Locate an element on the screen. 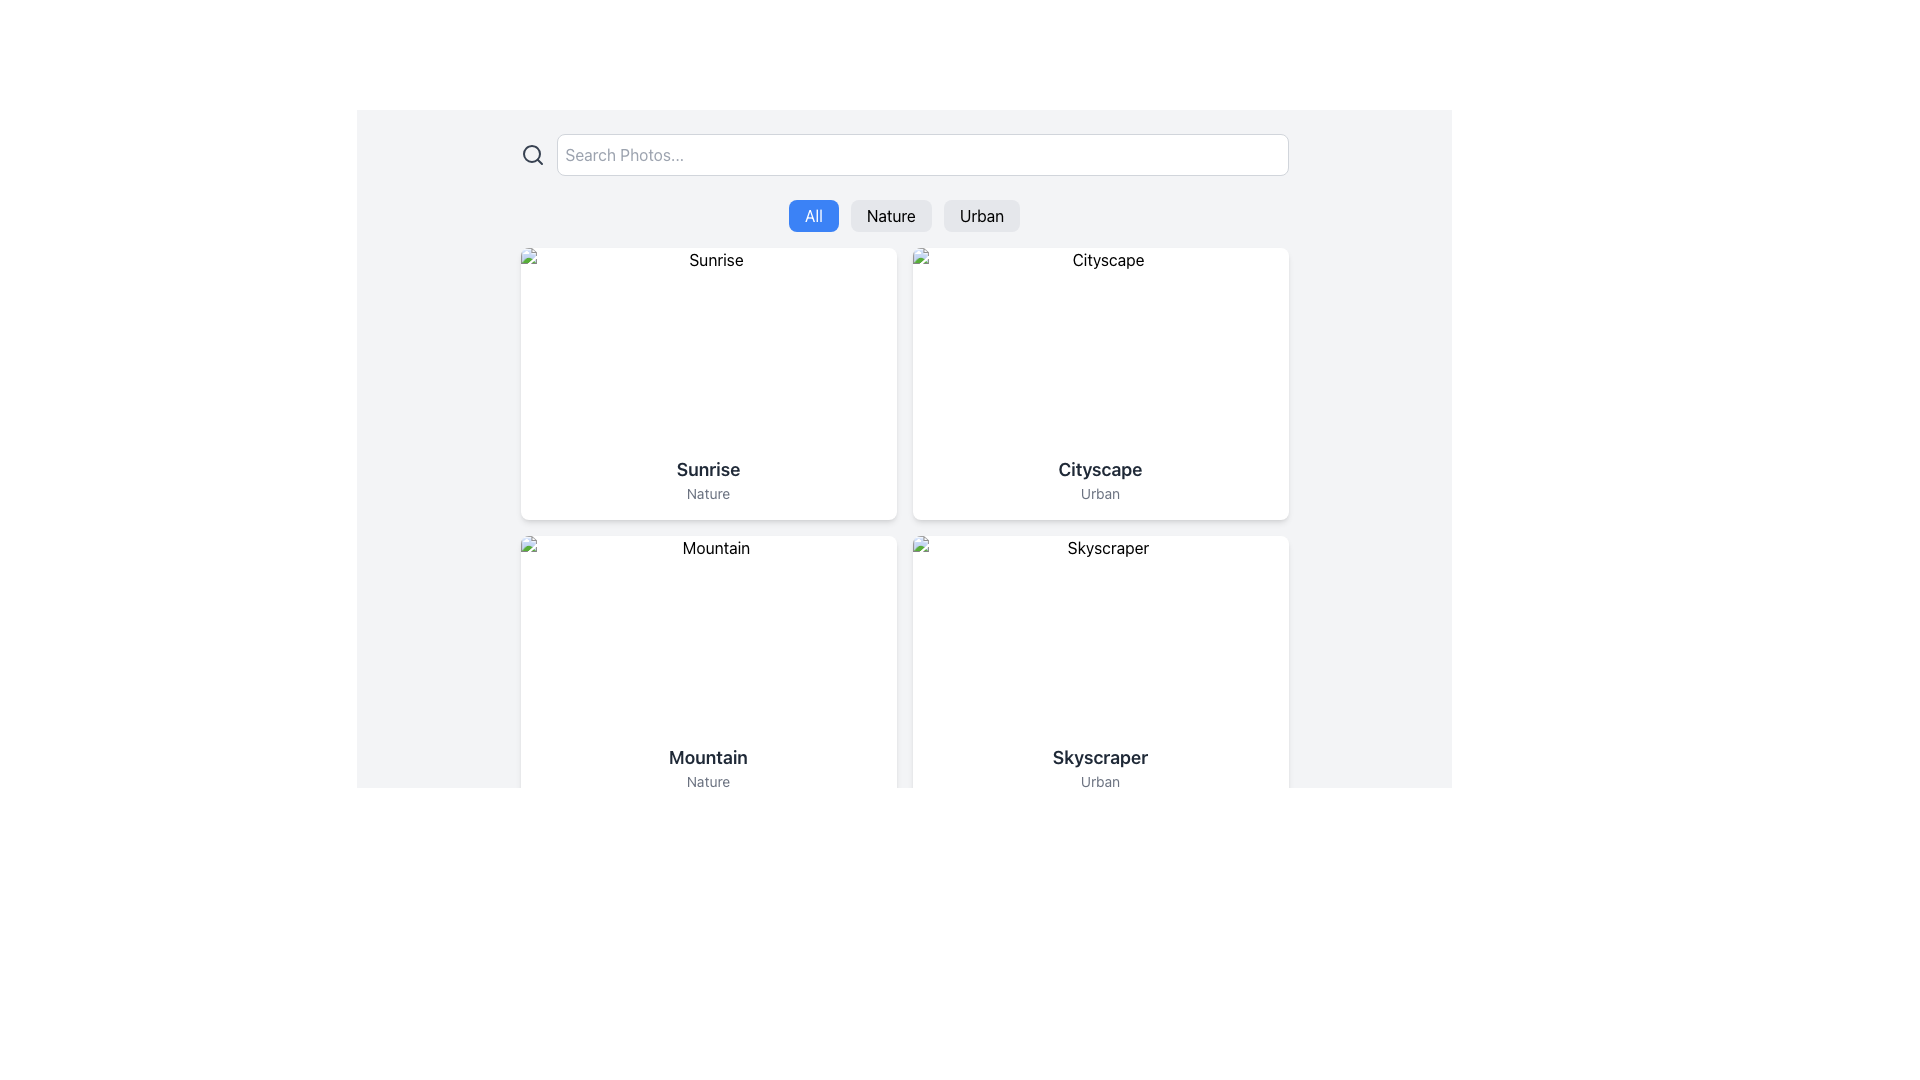  the text label displaying 'Urban', which is styled with a light gray font and located below the bold 'Skyscraper' text in the bottom-right card of a four-card grid layout is located at coordinates (1099, 781).